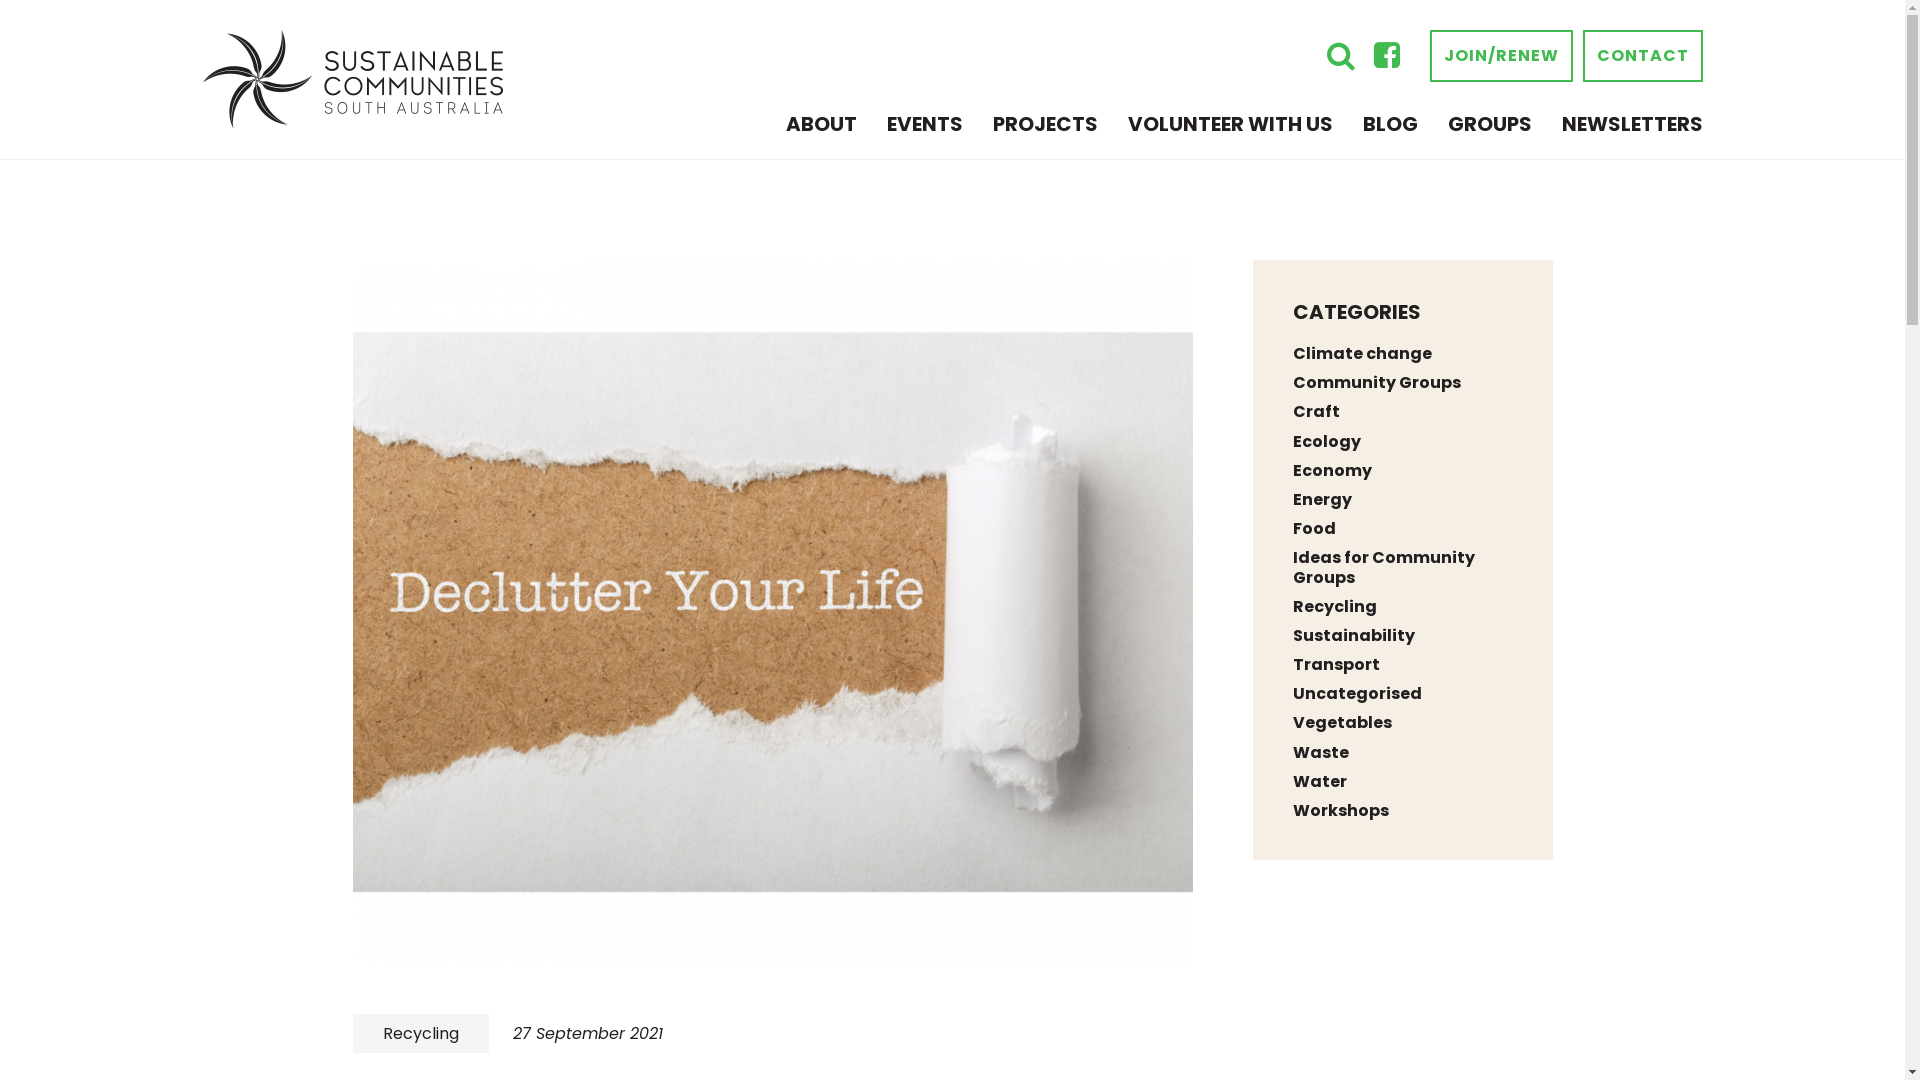  Describe the element at coordinates (1229, 123) in the screenshot. I see `'VOLUNTEER WITH US'` at that location.